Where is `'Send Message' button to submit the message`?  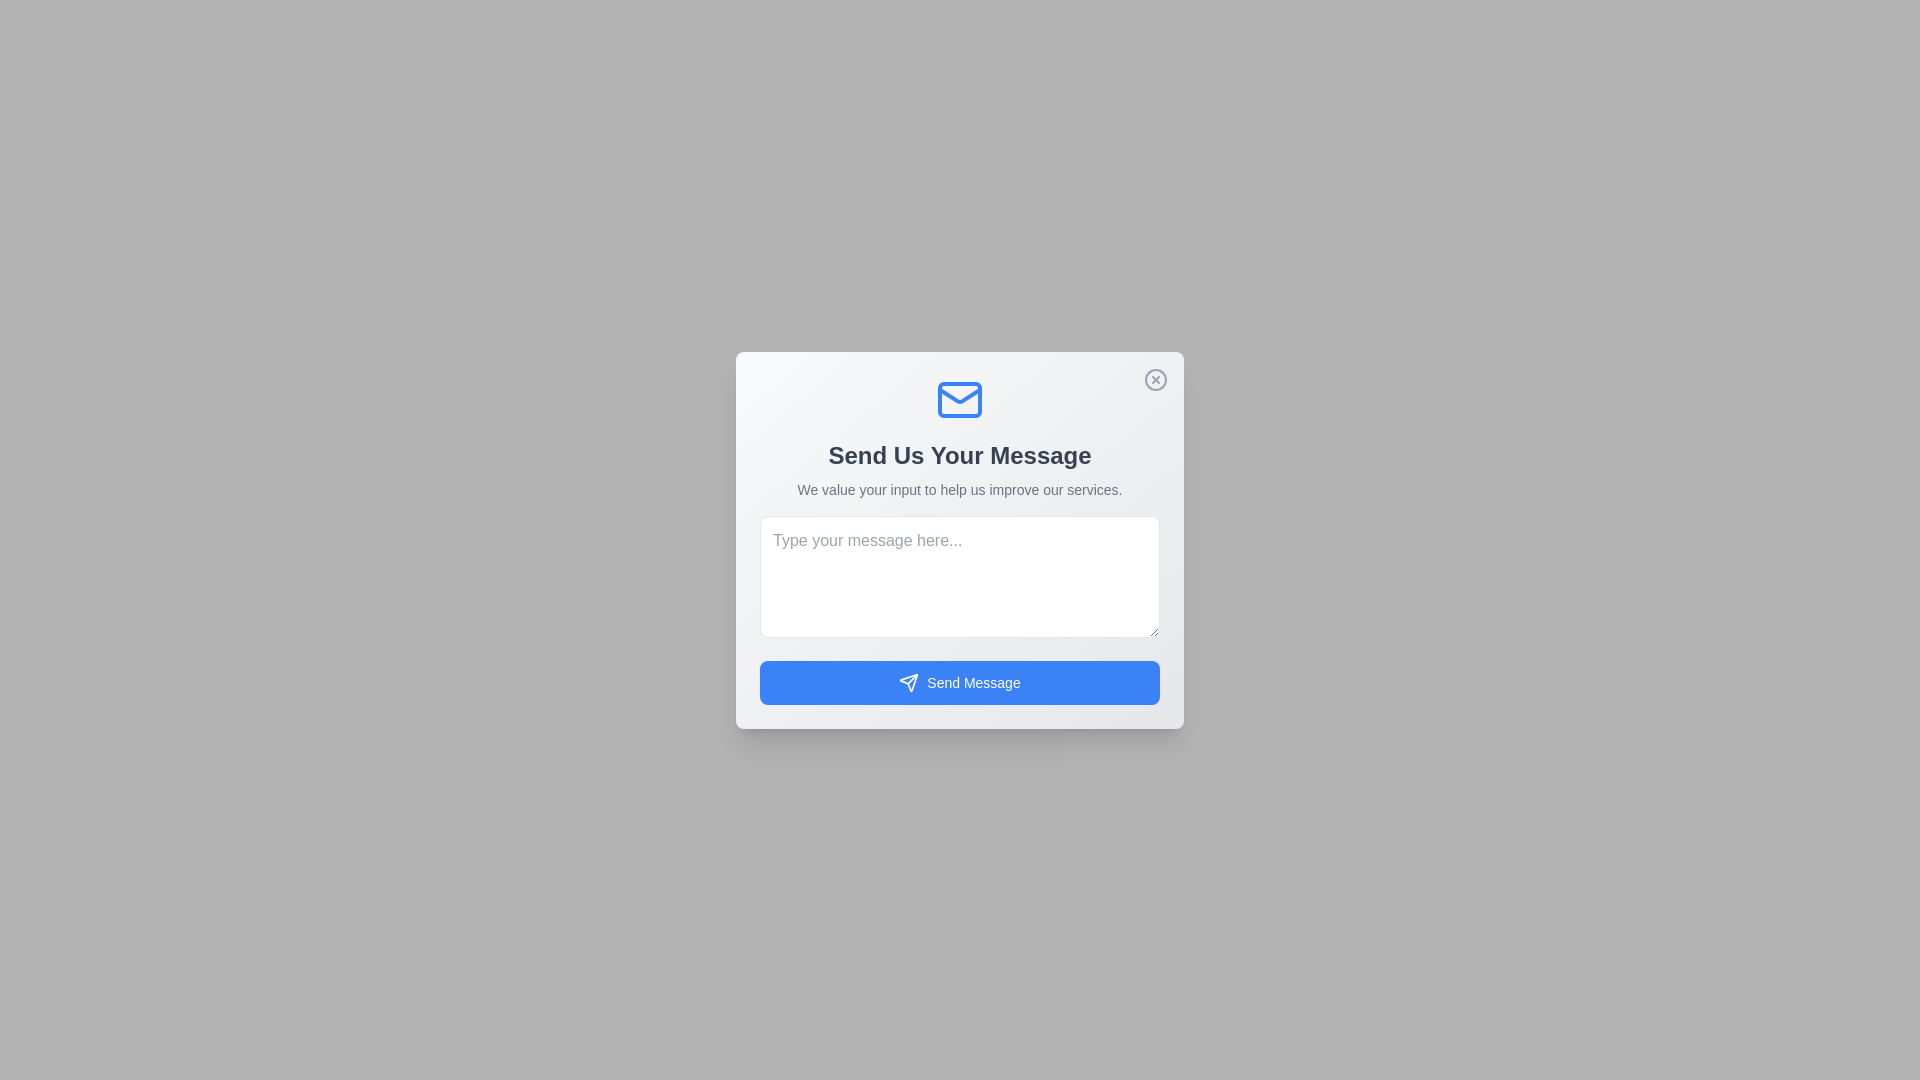
'Send Message' button to submit the message is located at coordinates (960, 681).